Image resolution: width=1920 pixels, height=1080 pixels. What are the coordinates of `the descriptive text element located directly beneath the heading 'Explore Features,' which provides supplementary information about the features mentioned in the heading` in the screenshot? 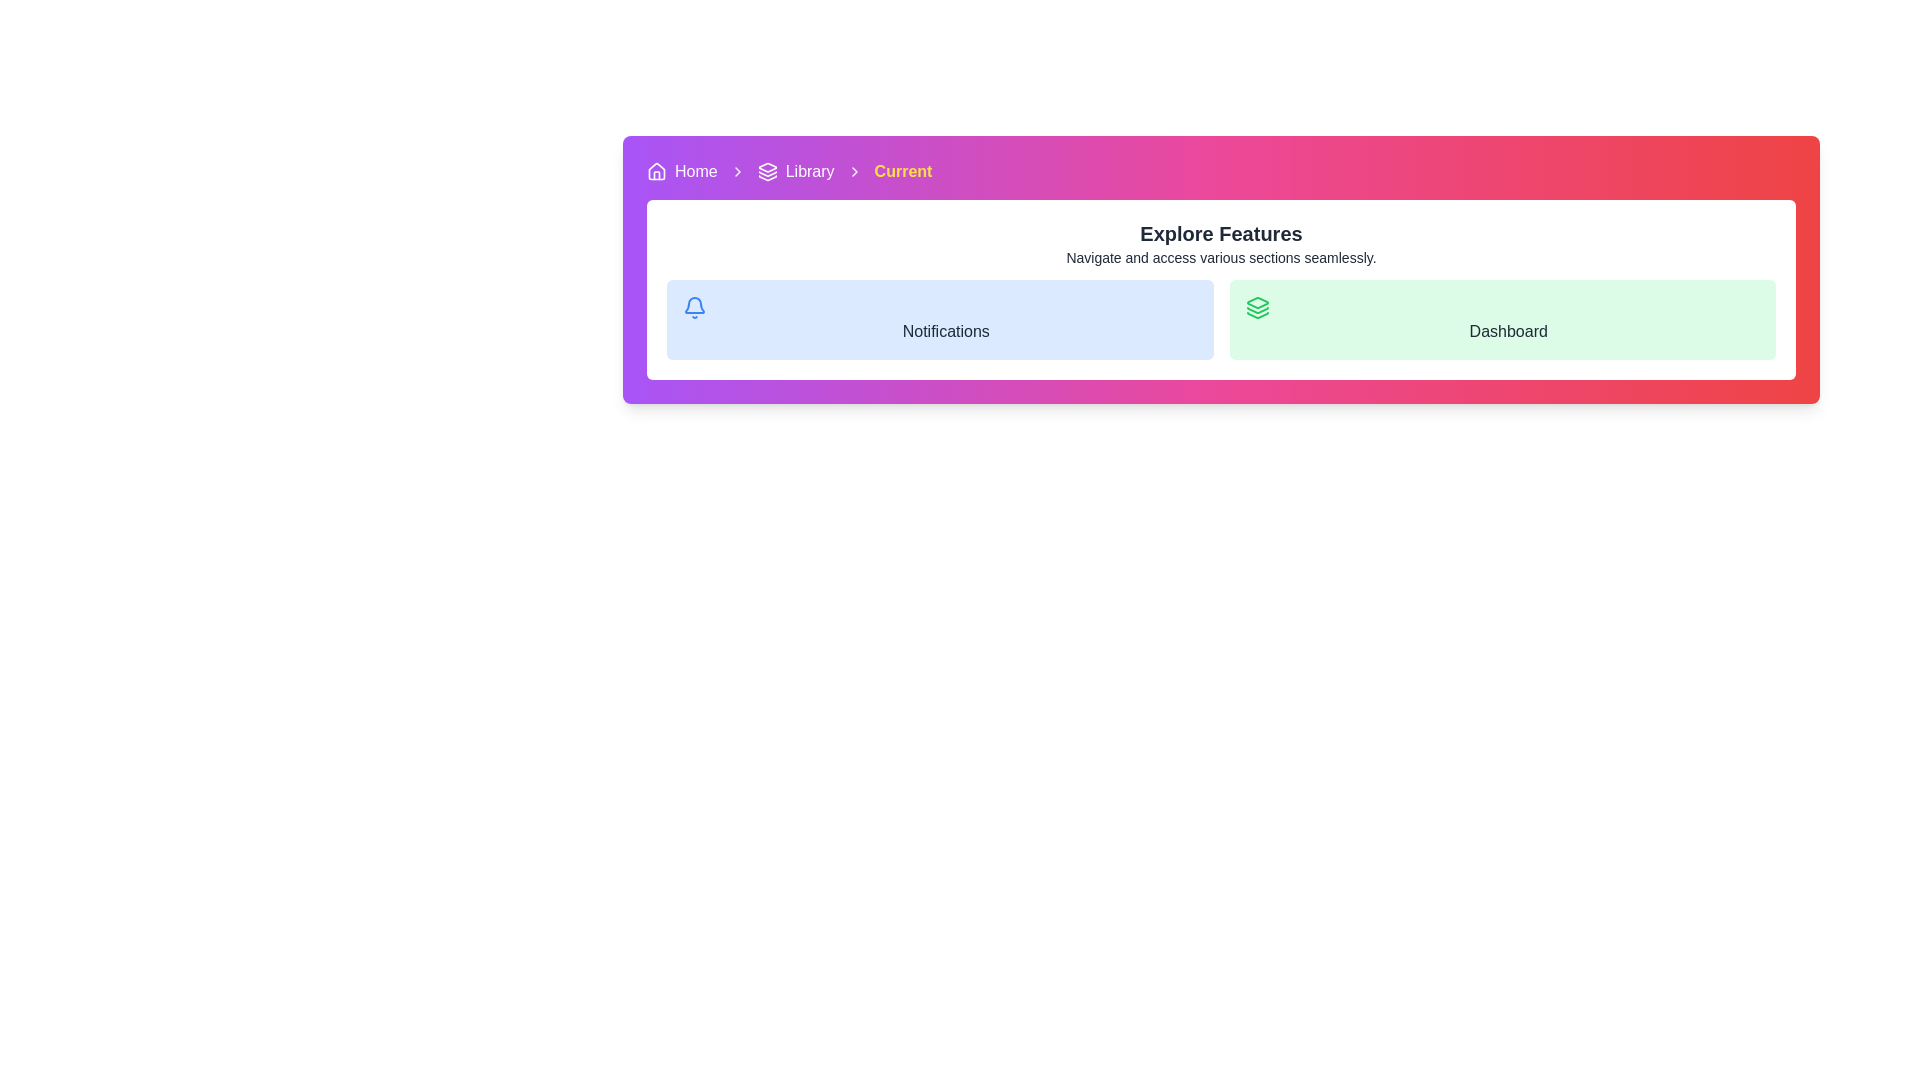 It's located at (1220, 257).